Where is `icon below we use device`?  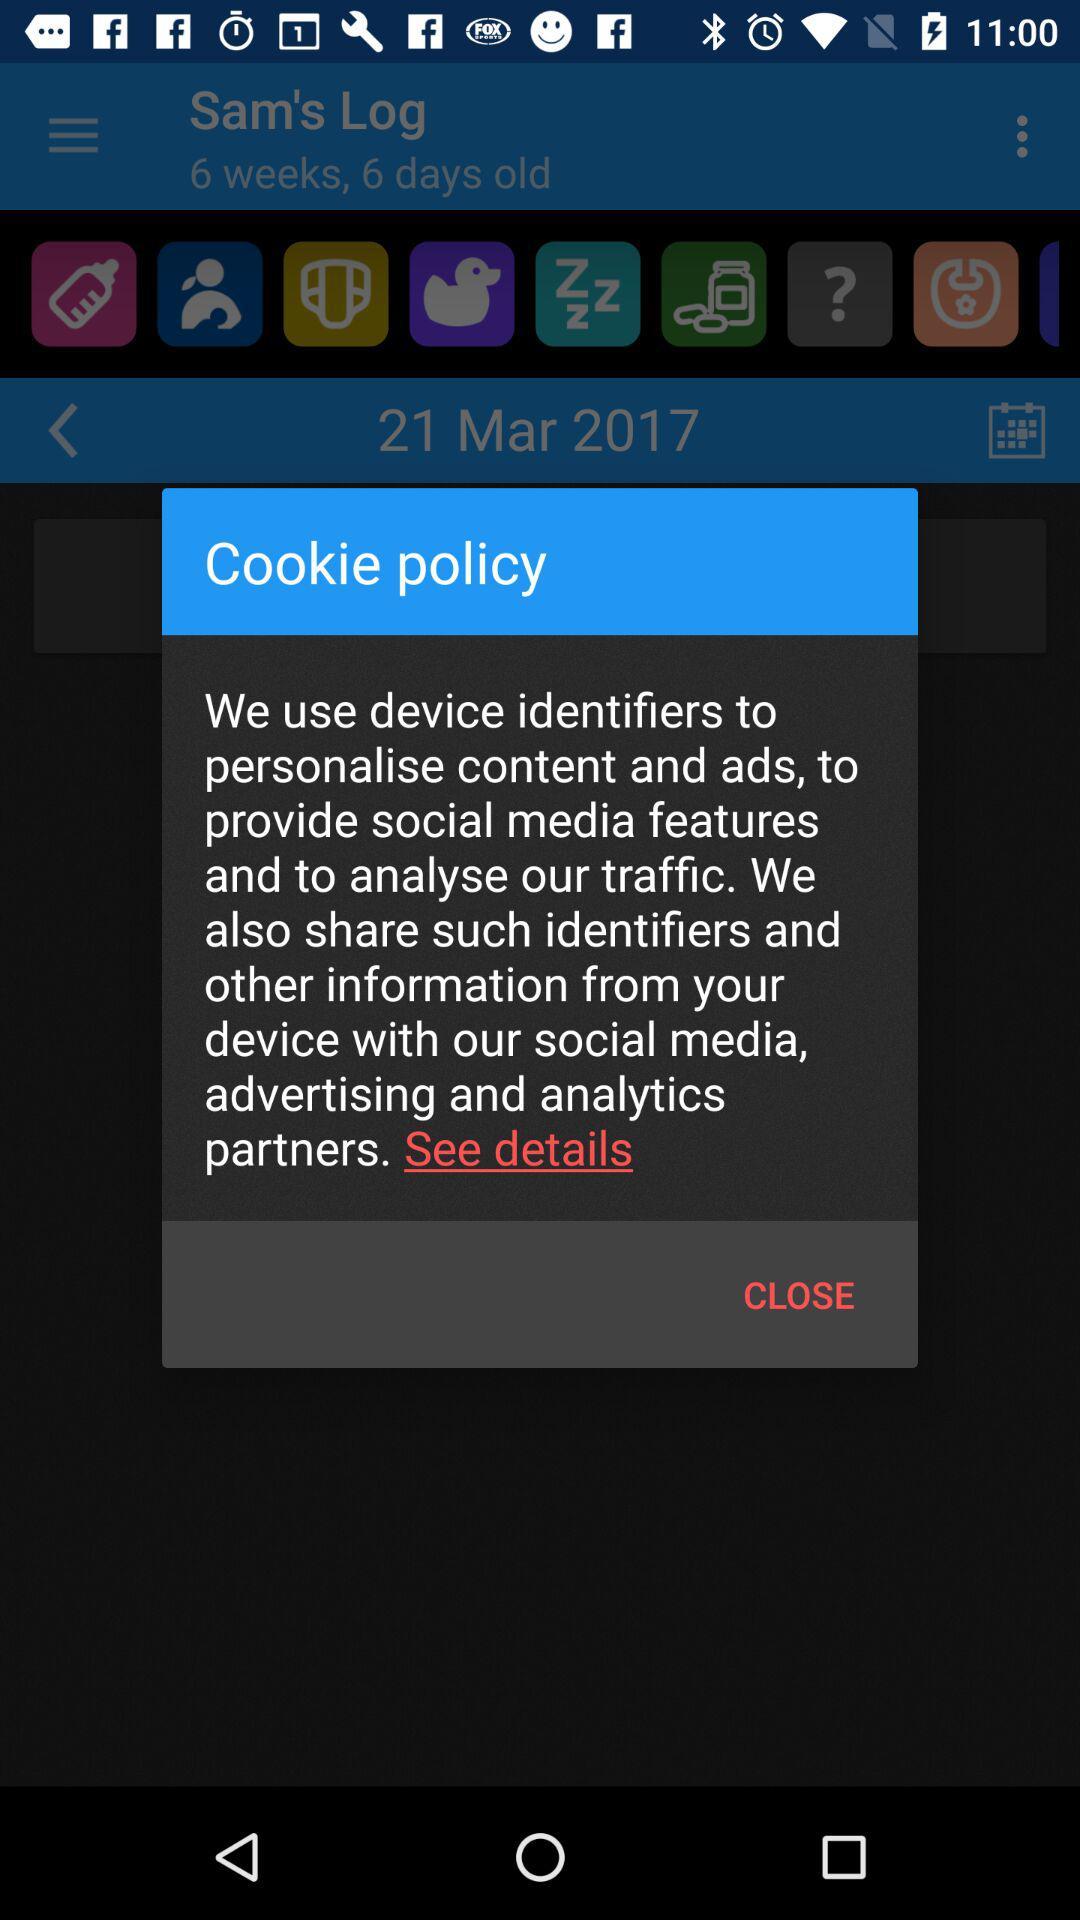 icon below we use device is located at coordinates (798, 1294).